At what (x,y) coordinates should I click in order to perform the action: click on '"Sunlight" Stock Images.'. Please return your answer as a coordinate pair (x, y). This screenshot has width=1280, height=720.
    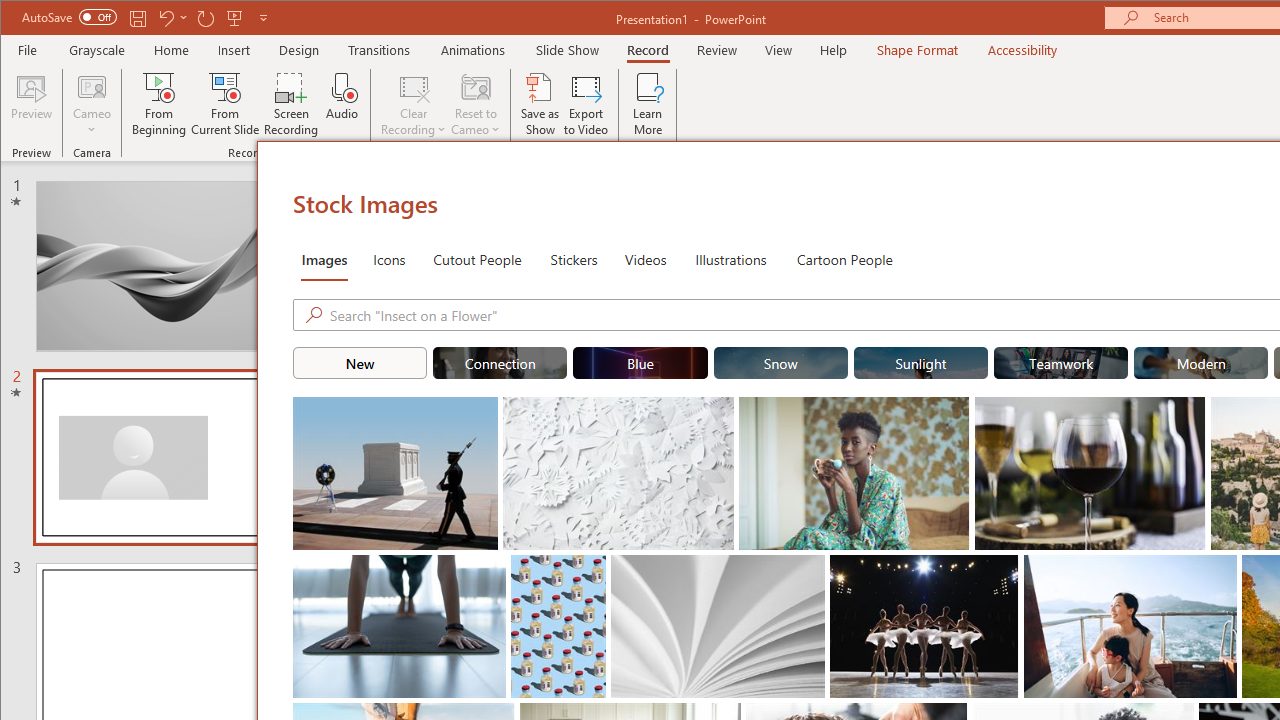
    Looking at the image, I should click on (919, 362).